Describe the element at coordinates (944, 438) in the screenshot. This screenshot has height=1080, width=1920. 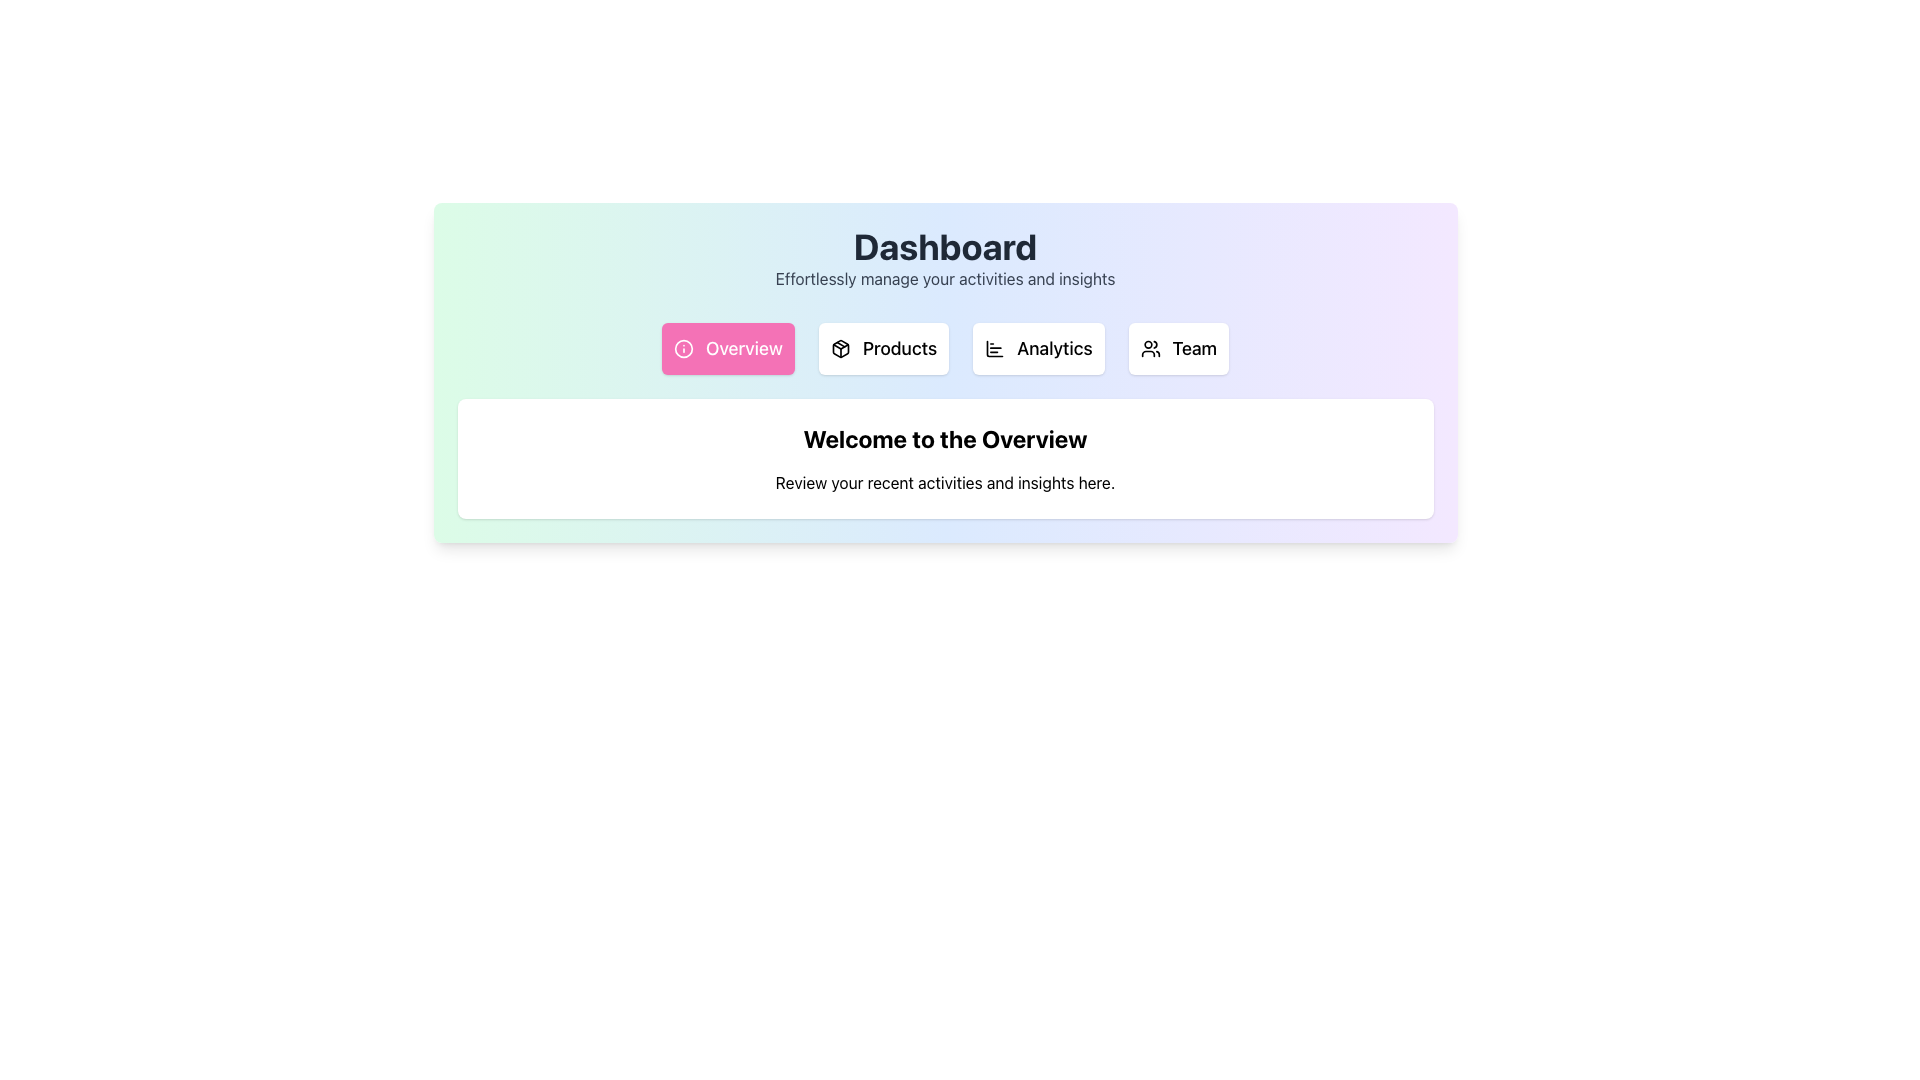
I see `bold and large heading text that says 'Welcome to the Overview', positioned at the center of the card near the top` at that location.